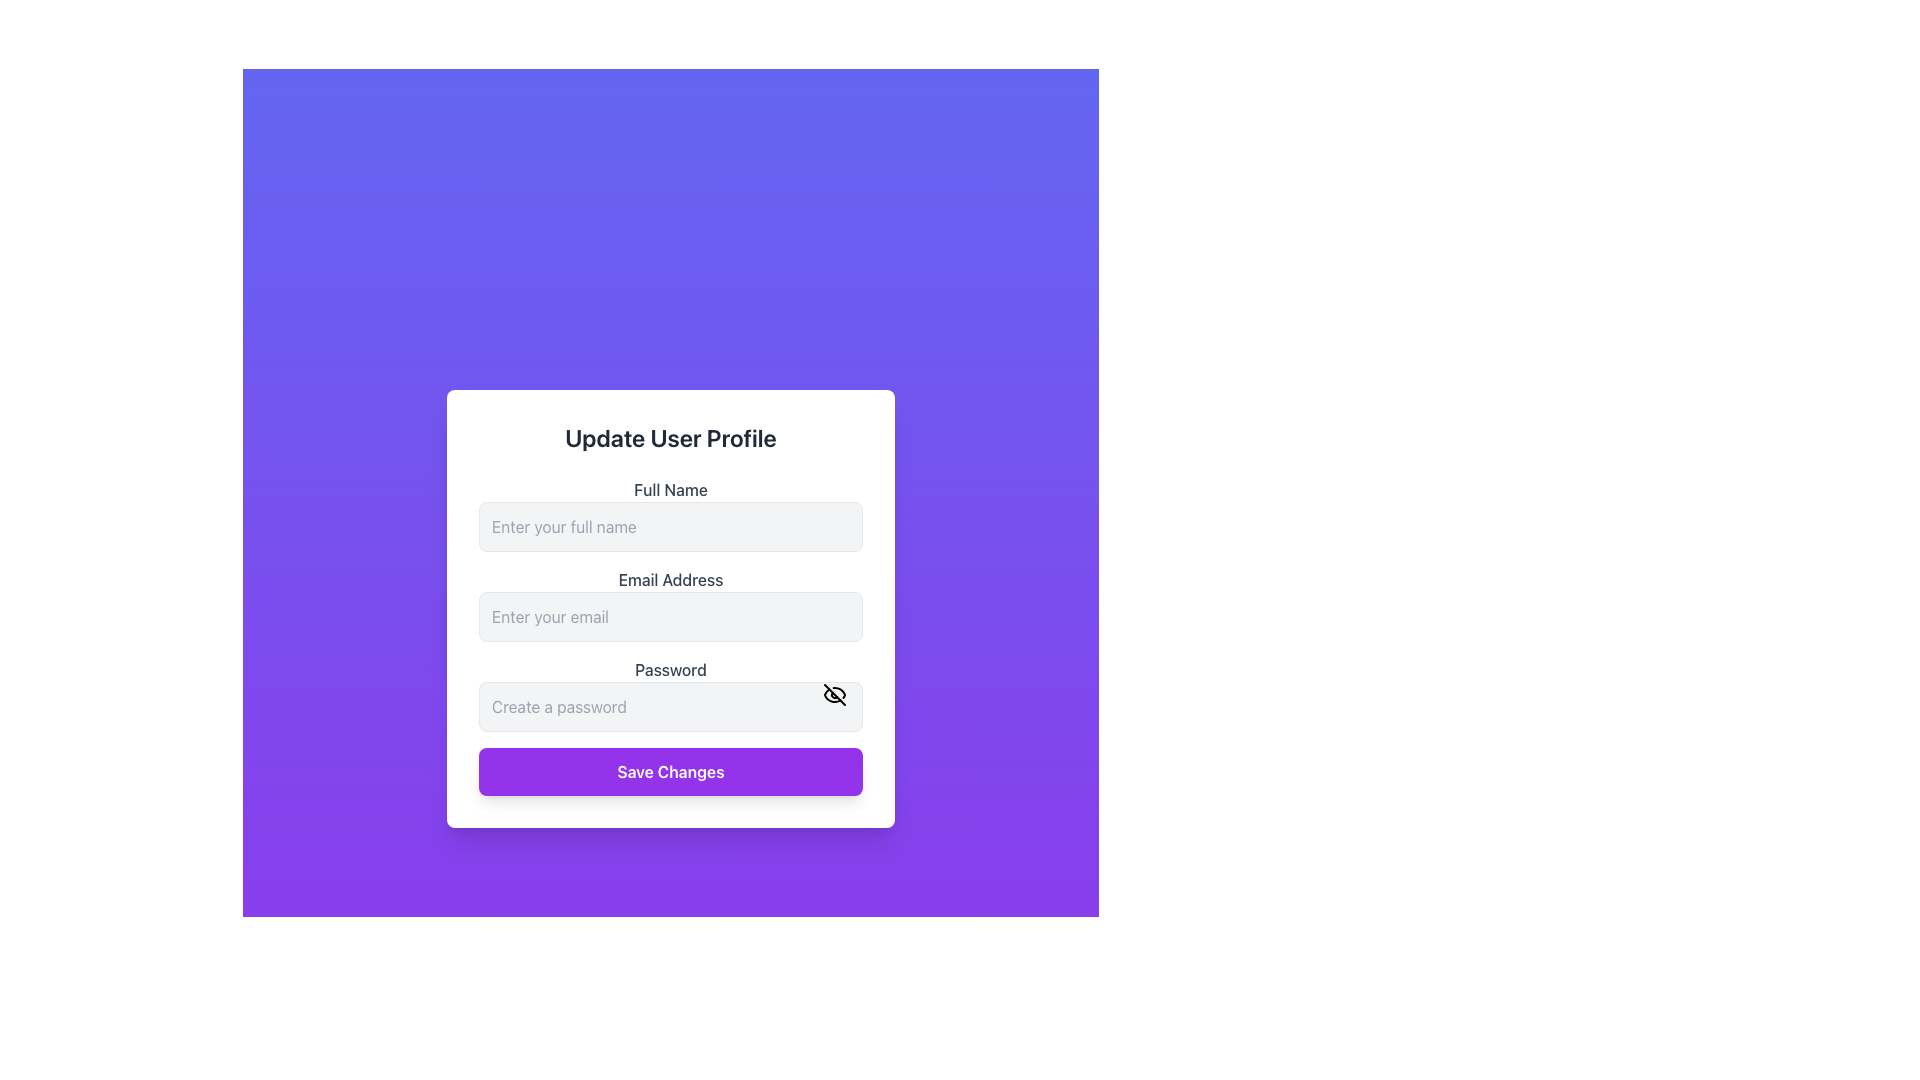 The width and height of the screenshot is (1920, 1080). Describe the element at coordinates (671, 437) in the screenshot. I see `the static text element that serves as a title for updating user profile details, positioned above the 'Full Name' field` at that location.